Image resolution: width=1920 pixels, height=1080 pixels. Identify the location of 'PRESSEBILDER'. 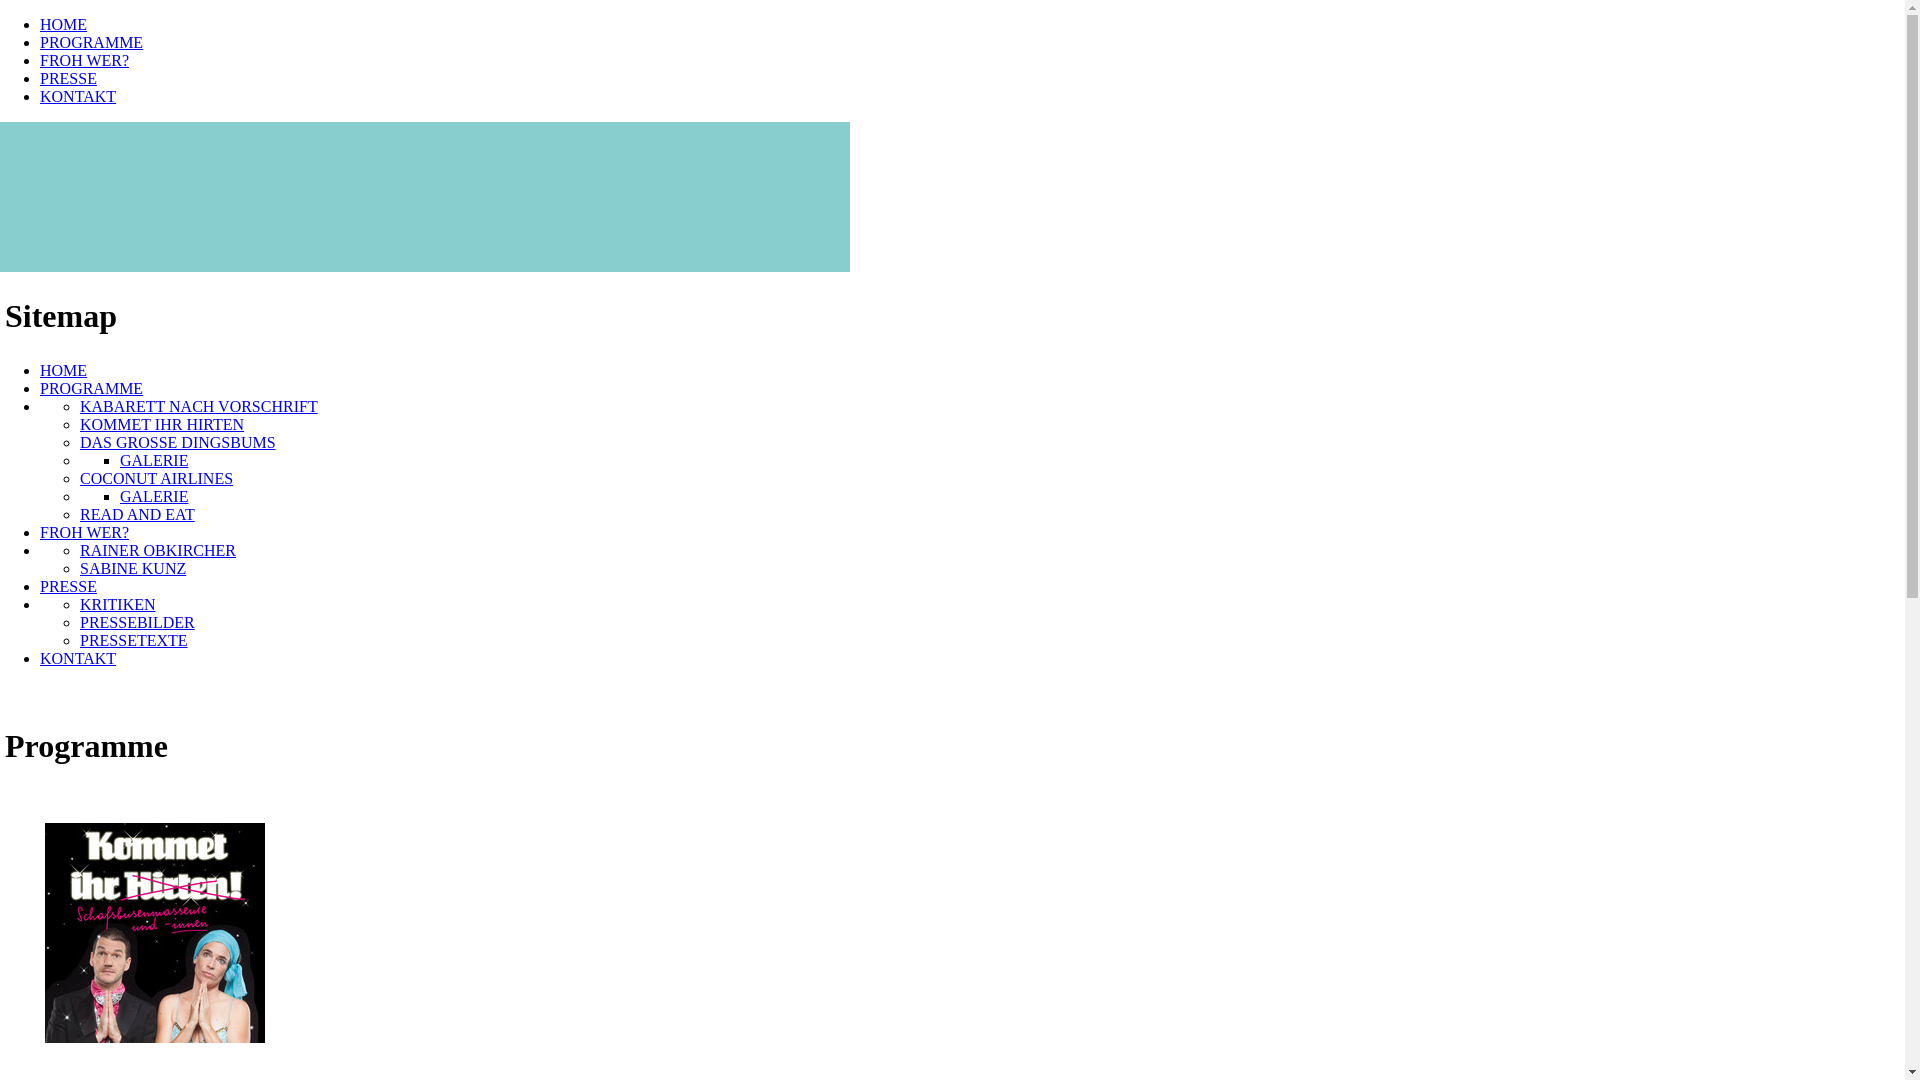
(80, 621).